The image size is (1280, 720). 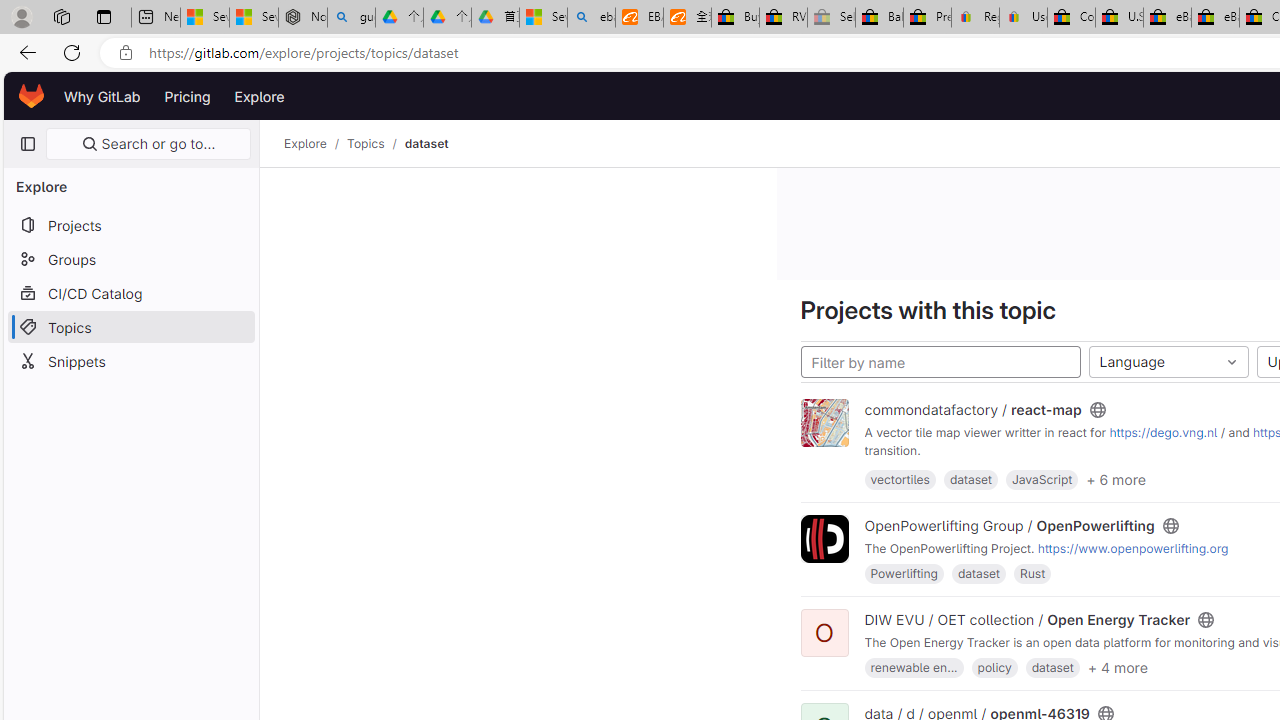 What do you see at coordinates (879, 17) in the screenshot?
I see `'Baby Keepsakes & Announcements for sale | eBay'` at bounding box center [879, 17].